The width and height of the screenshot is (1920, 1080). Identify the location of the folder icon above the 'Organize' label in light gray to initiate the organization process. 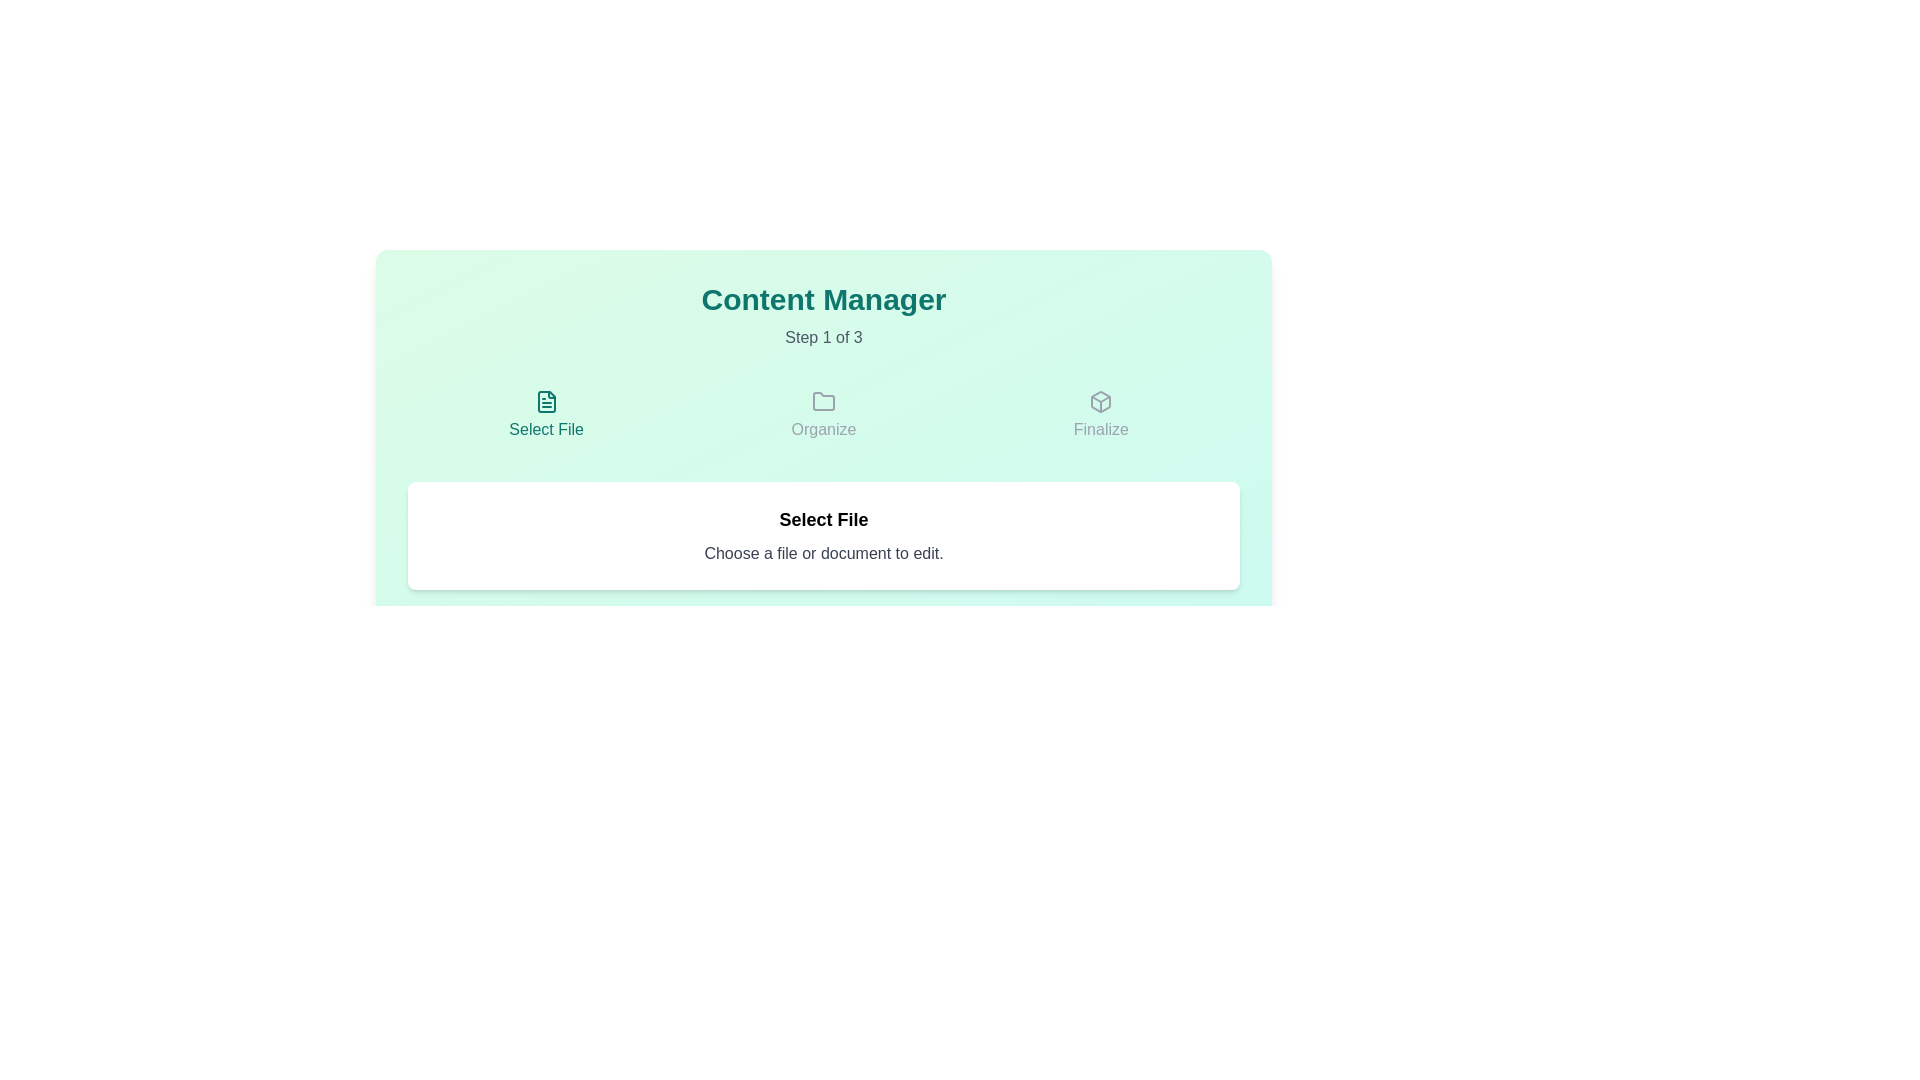
(824, 415).